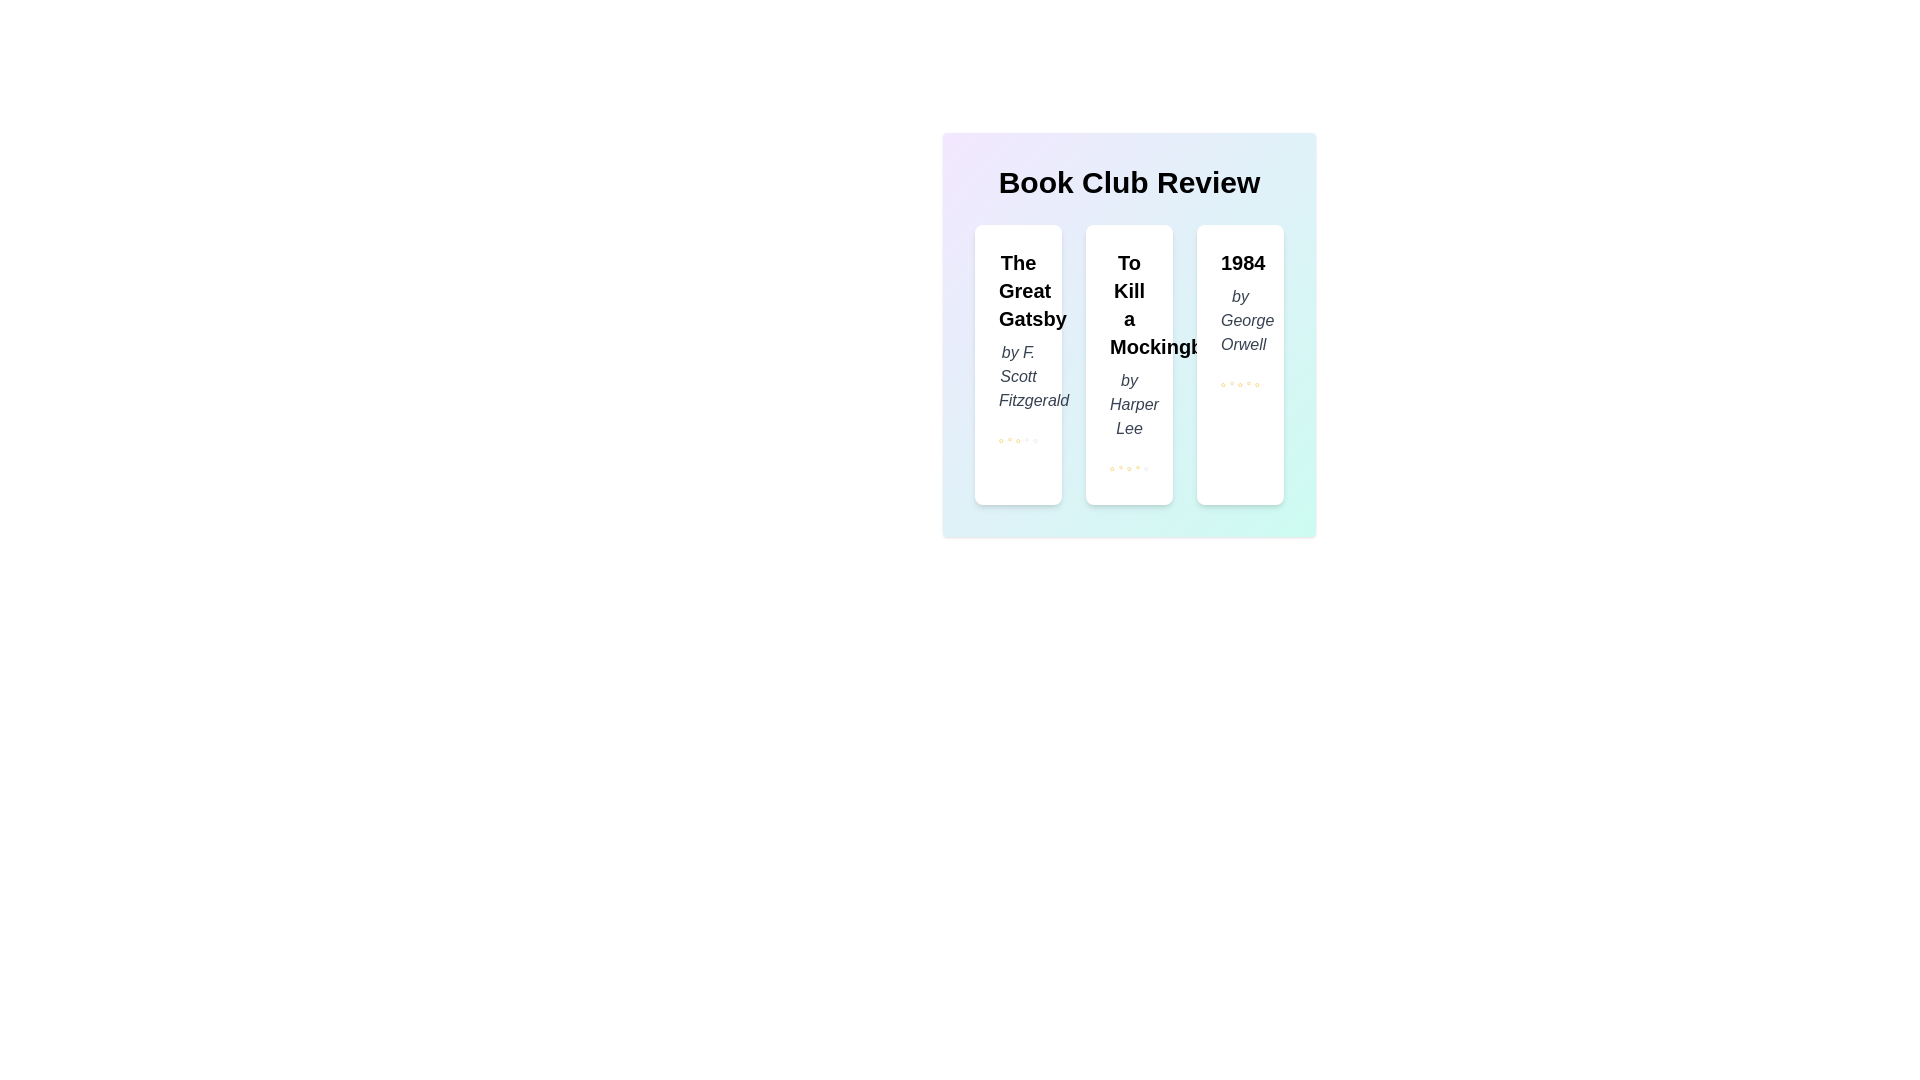 Image resolution: width=1920 pixels, height=1080 pixels. I want to click on the book card for 1984 to view its details, so click(1239, 365).